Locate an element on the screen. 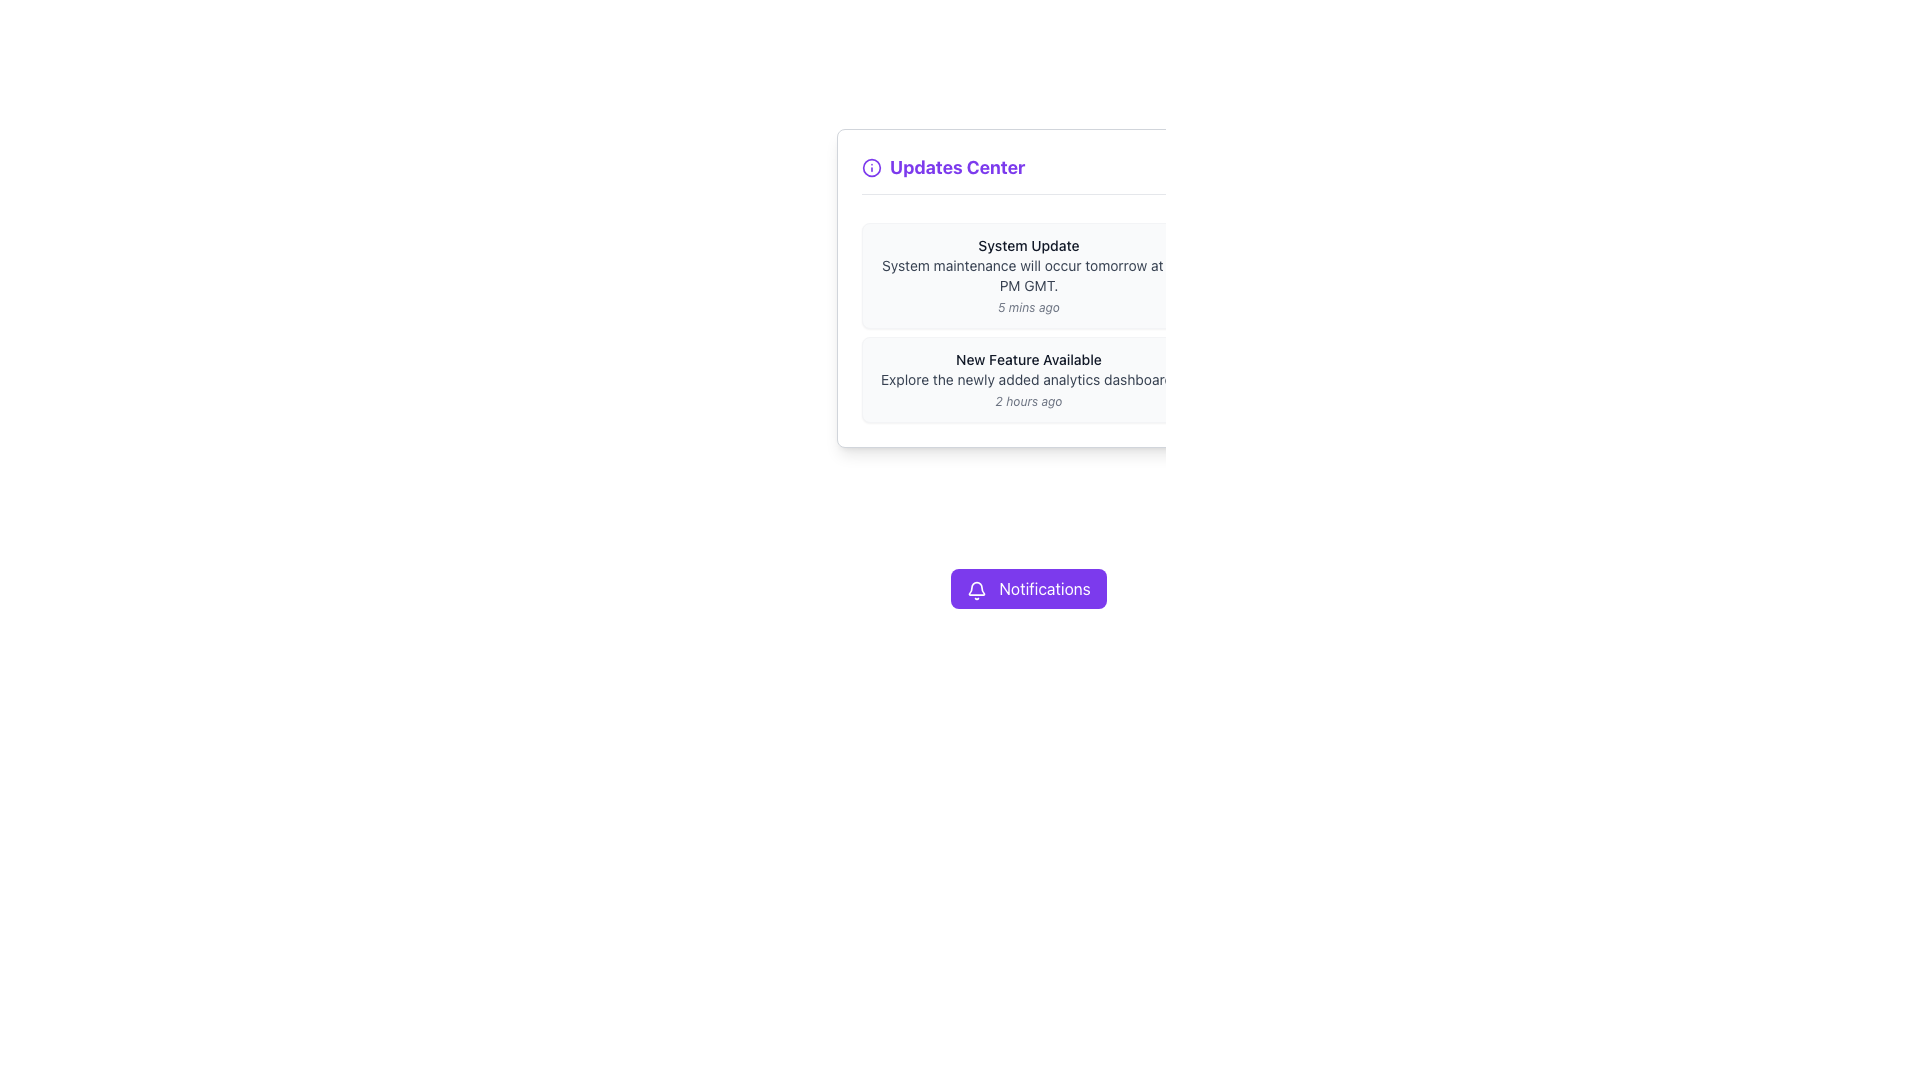 This screenshot has height=1080, width=1920. the first notification card titled 'System Update' in the 'Updates Center' panel, which contains a bold title, a descriptive message, and a timestamp is located at coordinates (1028, 276).